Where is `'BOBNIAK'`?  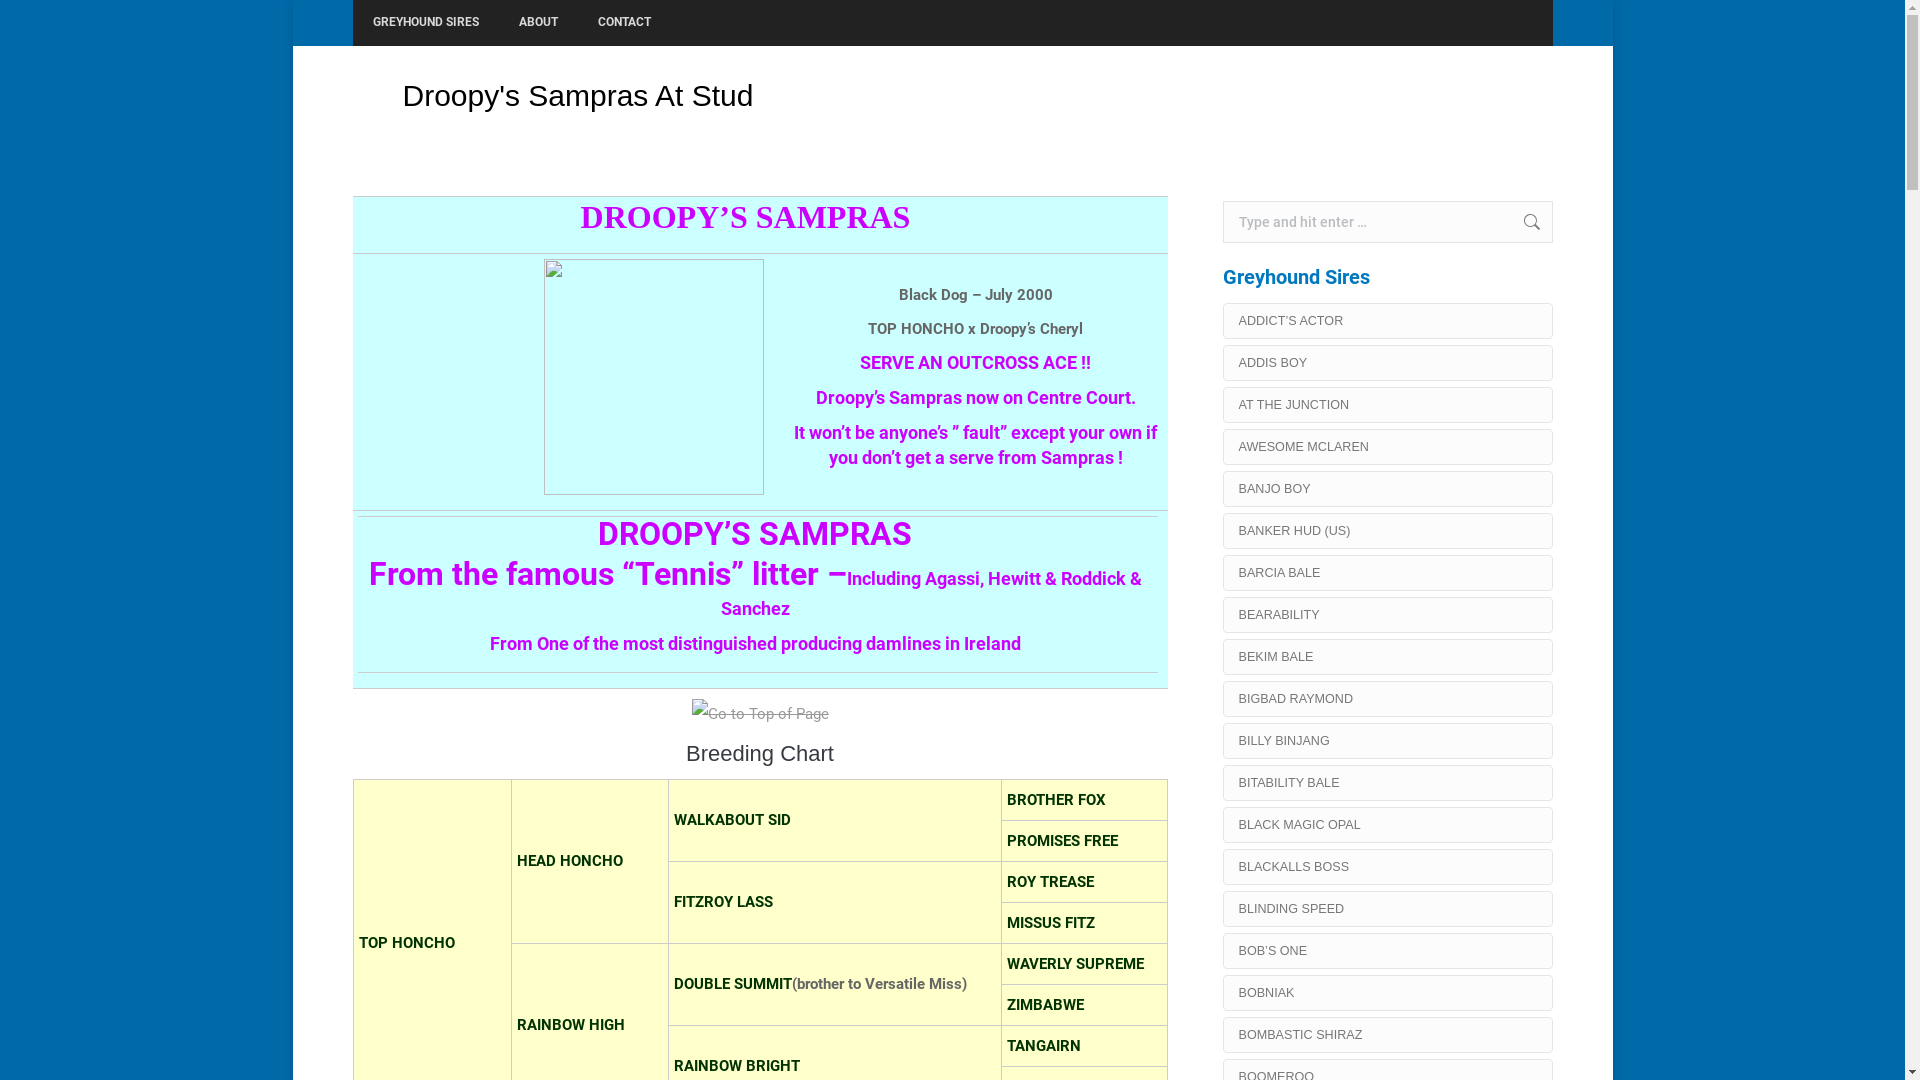 'BOBNIAK' is located at coordinates (1386, 992).